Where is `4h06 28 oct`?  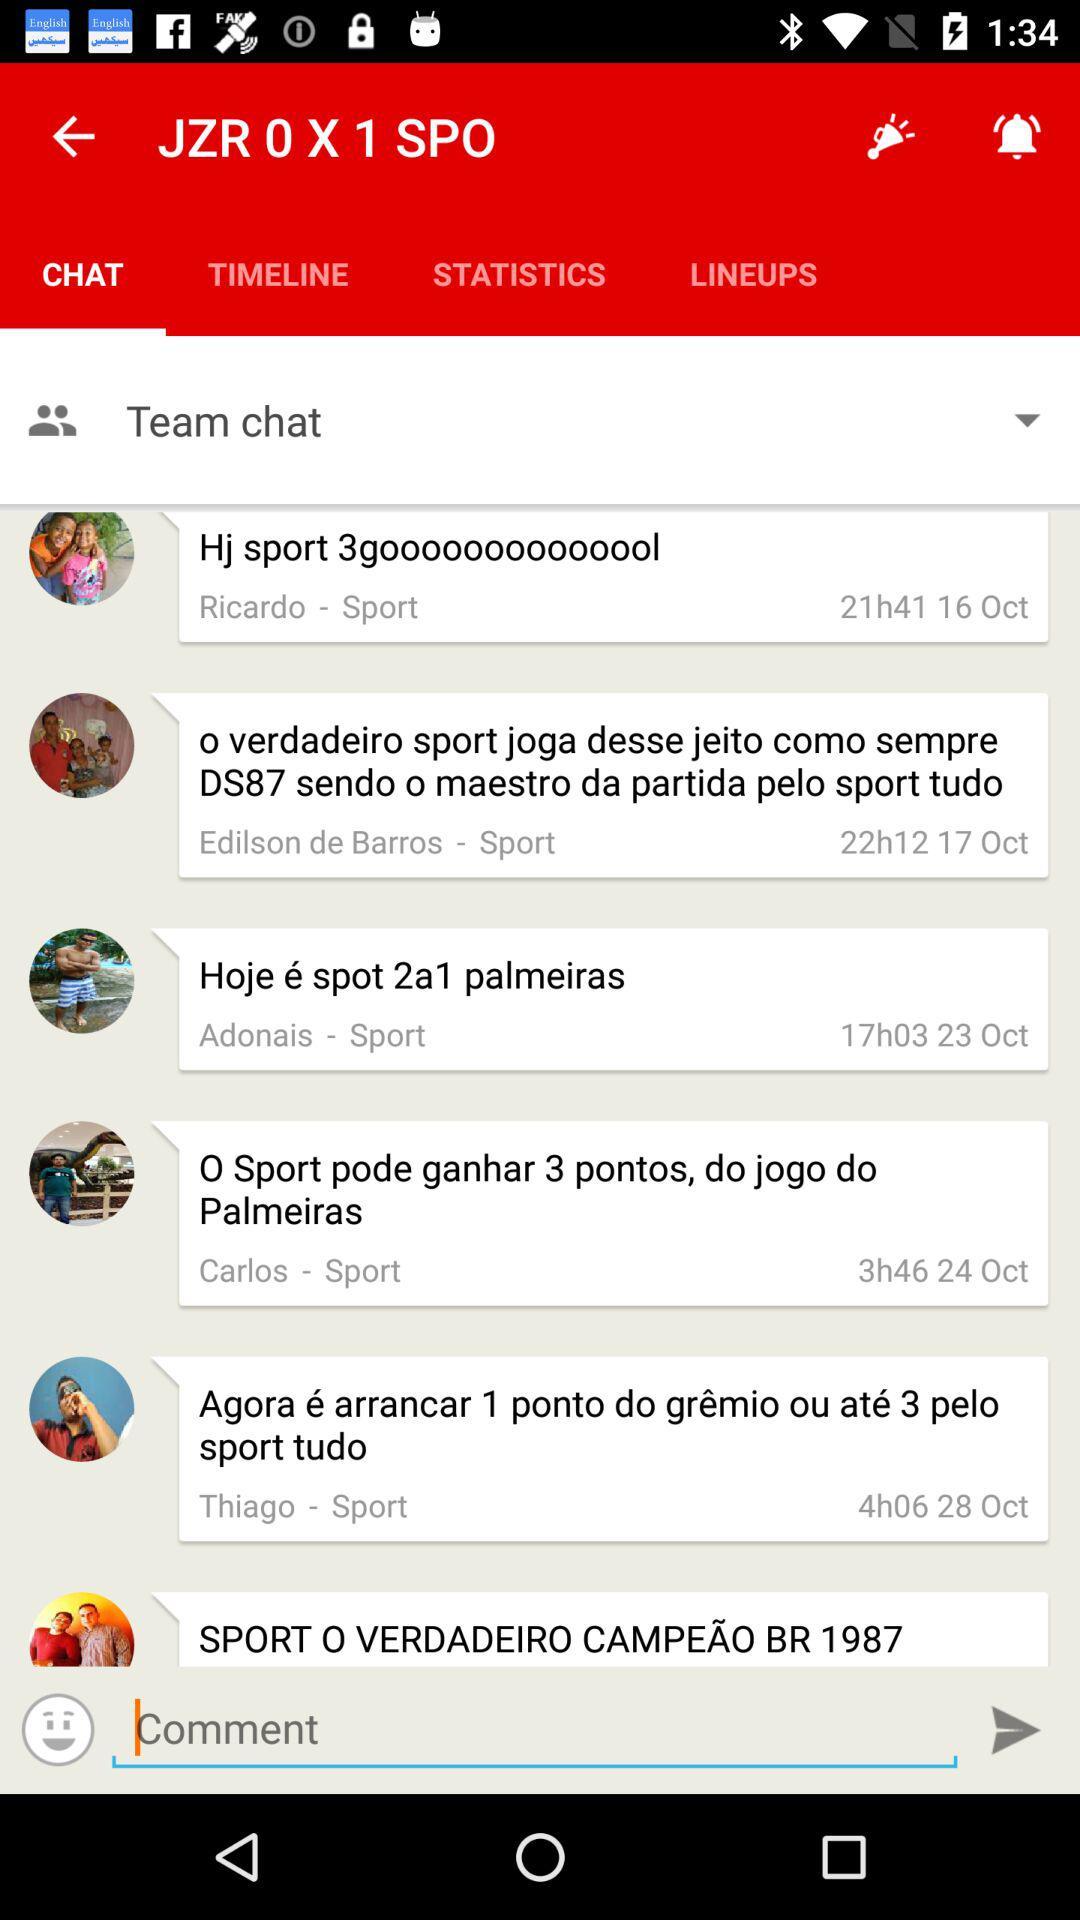 4h06 28 oct is located at coordinates (943, 1504).